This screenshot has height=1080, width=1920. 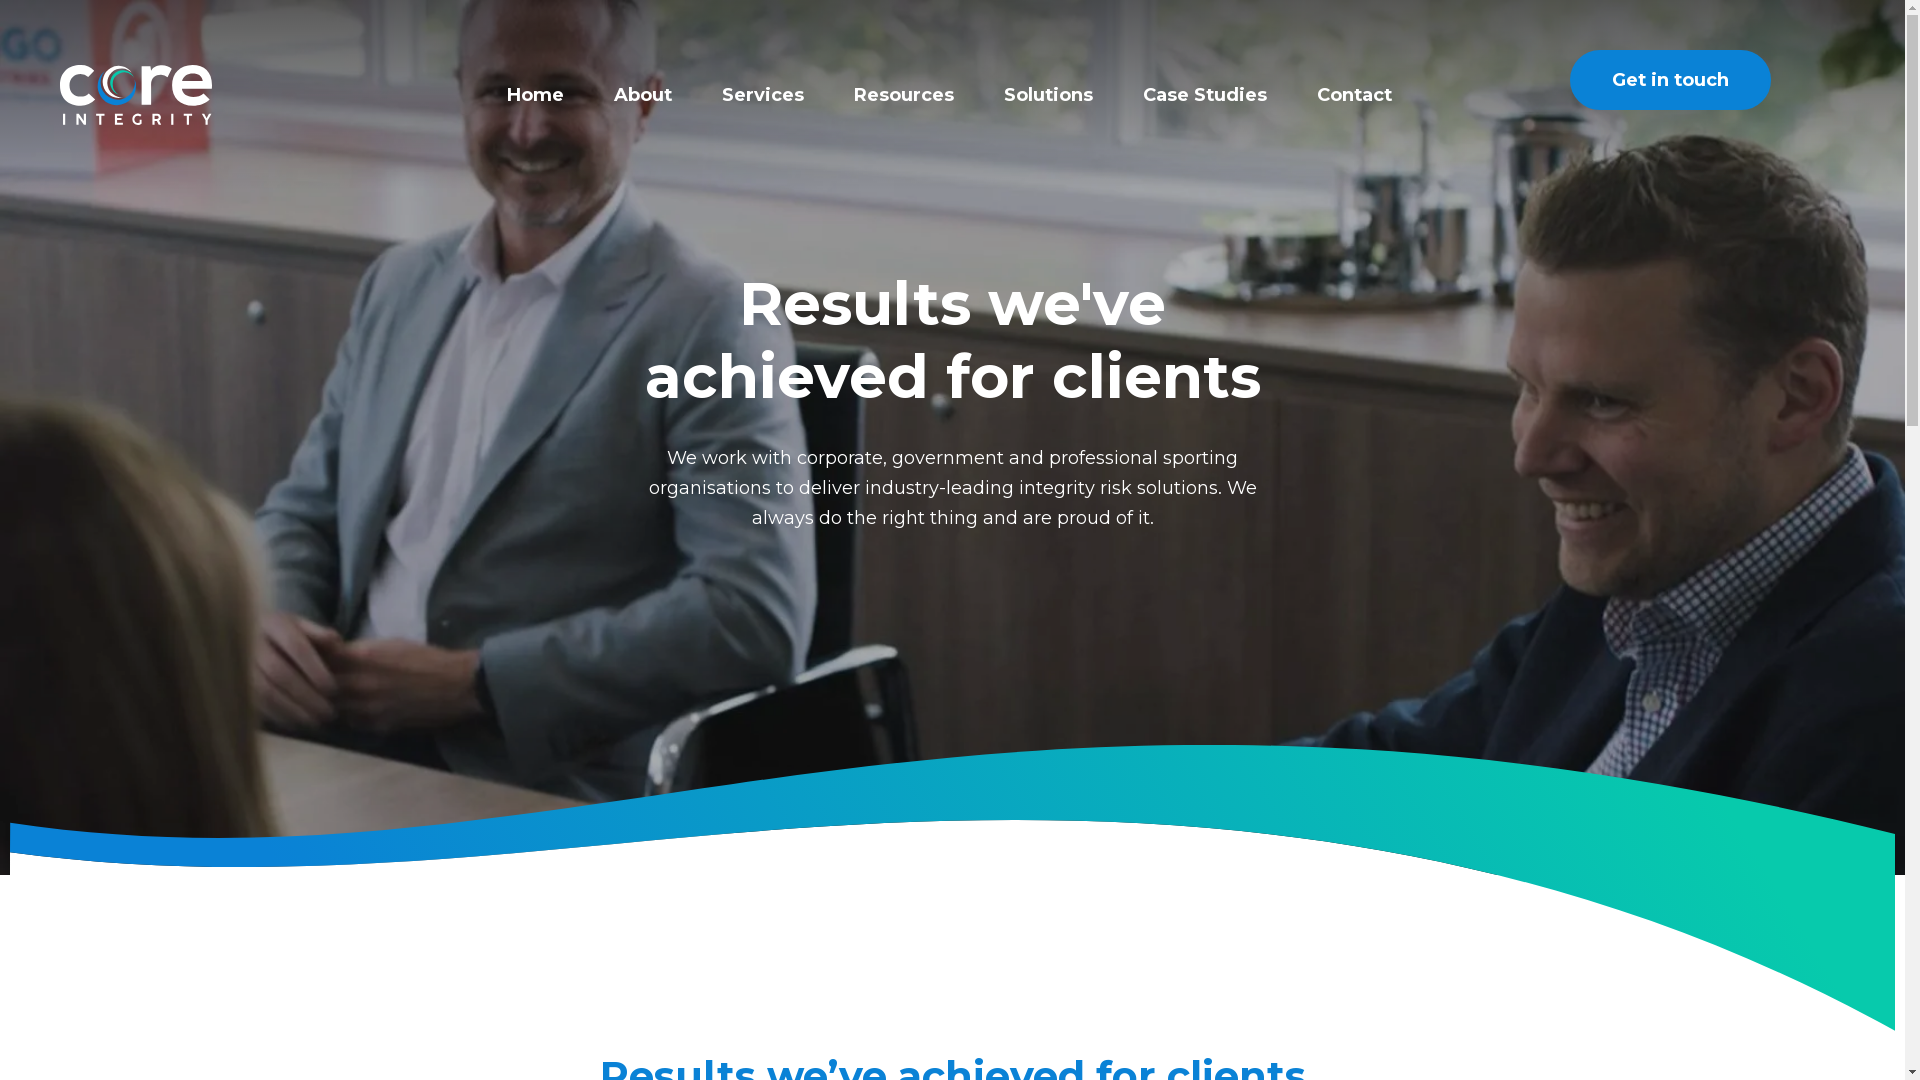 I want to click on 'Get in touch', so click(x=1670, y=79).